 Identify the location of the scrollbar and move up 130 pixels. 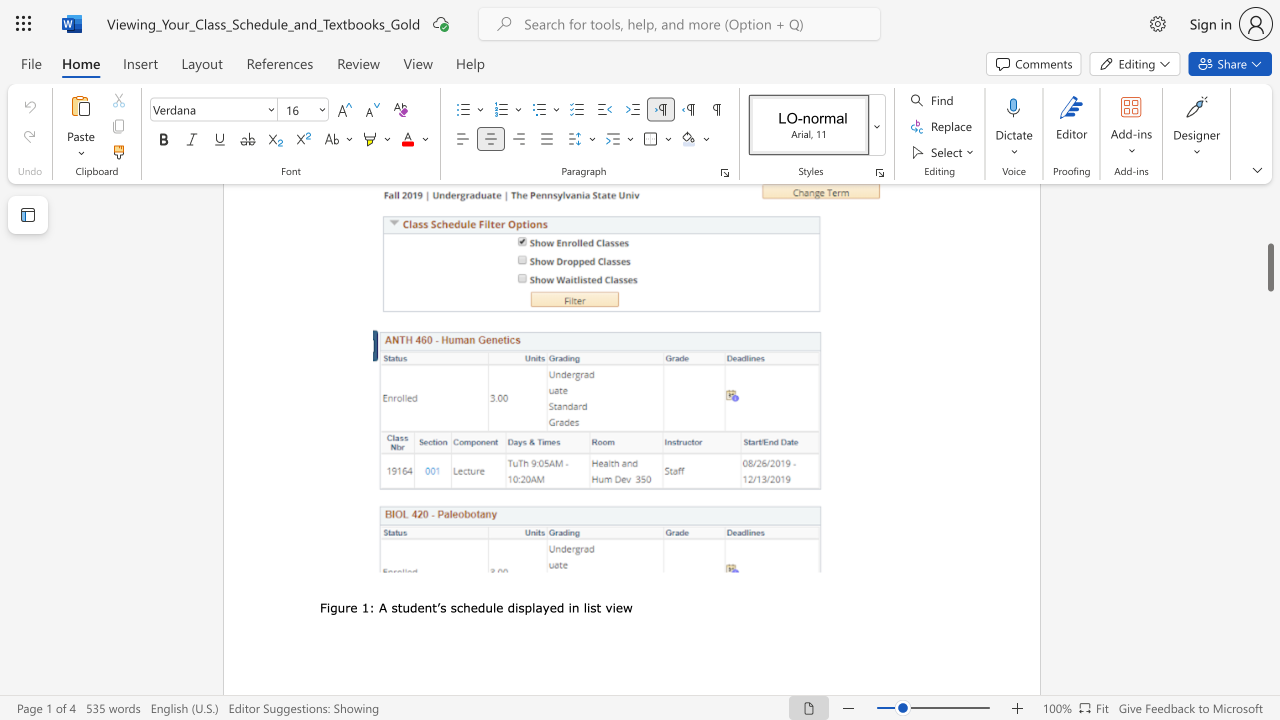
(1269, 266).